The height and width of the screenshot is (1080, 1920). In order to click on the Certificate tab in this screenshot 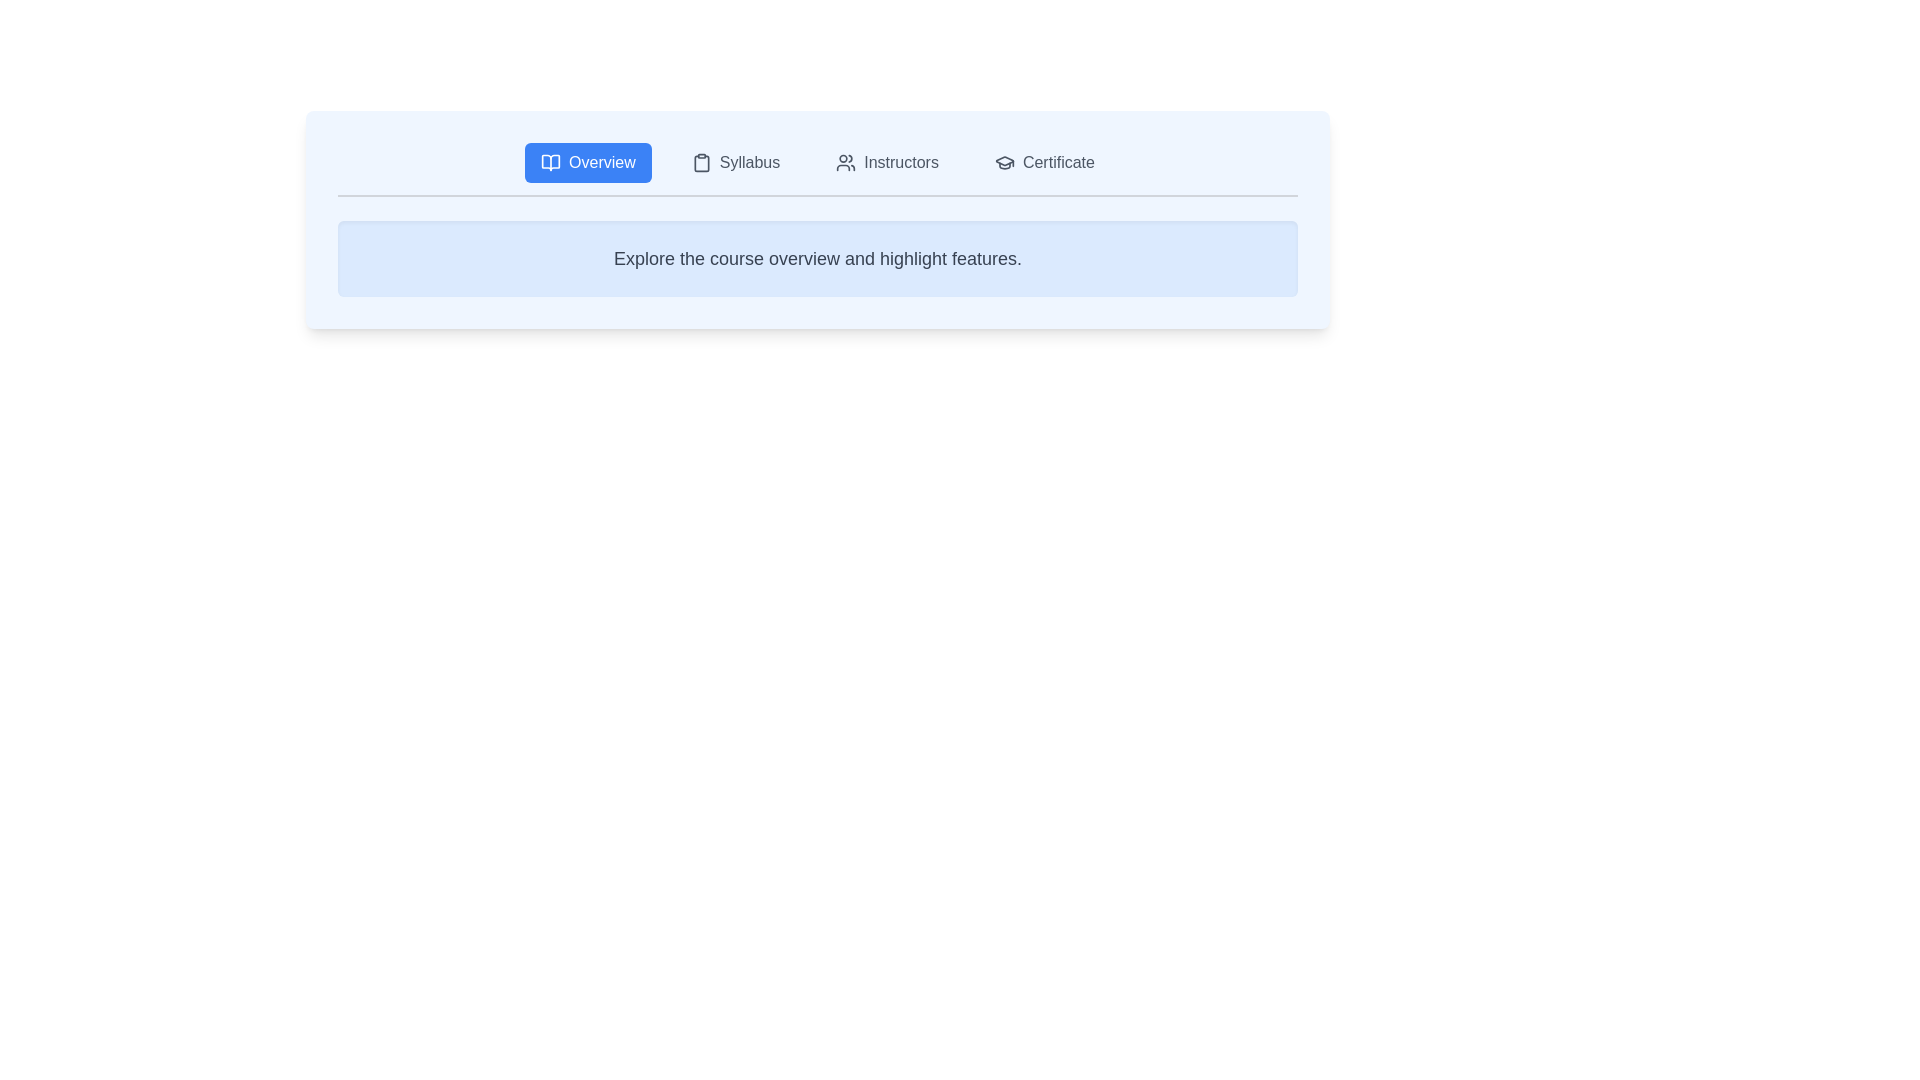, I will do `click(1042, 161)`.